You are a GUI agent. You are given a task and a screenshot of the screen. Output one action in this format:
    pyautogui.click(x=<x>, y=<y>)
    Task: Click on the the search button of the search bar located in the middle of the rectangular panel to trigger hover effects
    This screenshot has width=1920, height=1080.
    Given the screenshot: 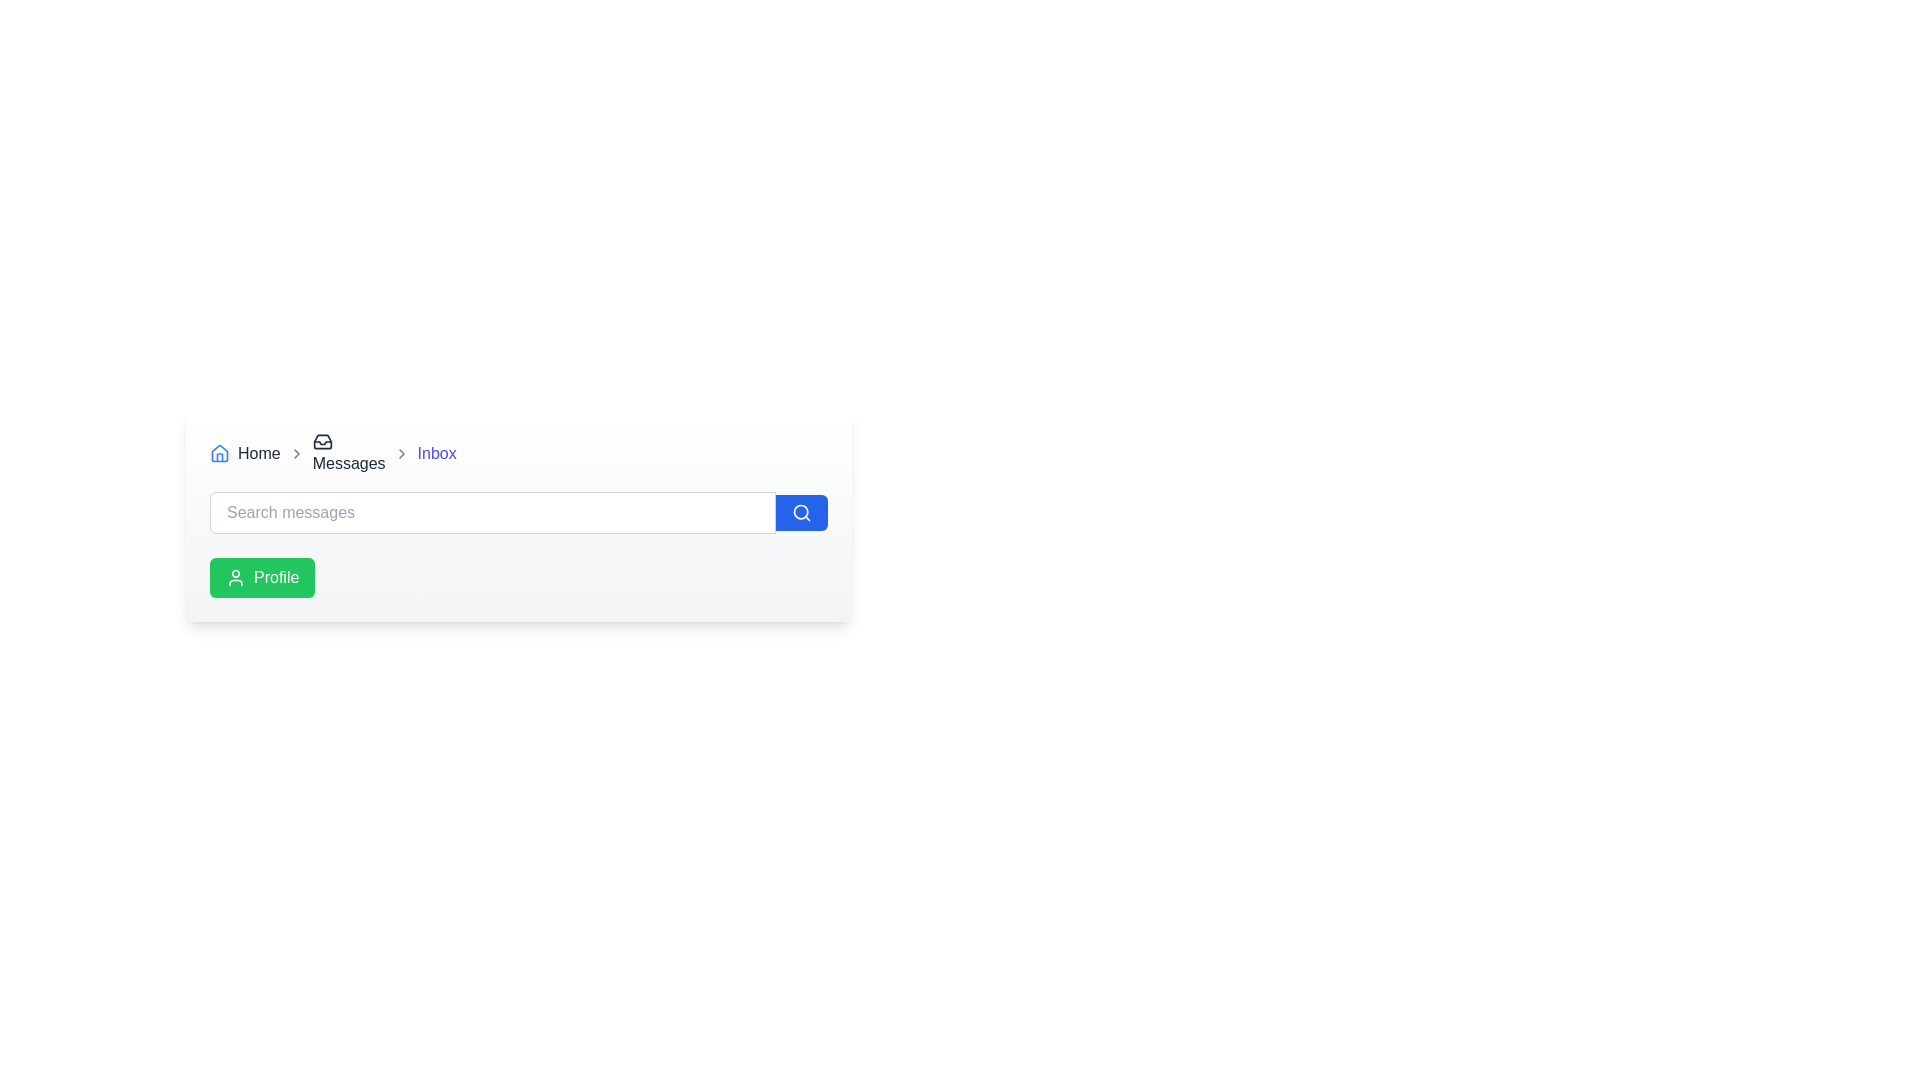 What is the action you would take?
    pyautogui.click(x=518, y=512)
    